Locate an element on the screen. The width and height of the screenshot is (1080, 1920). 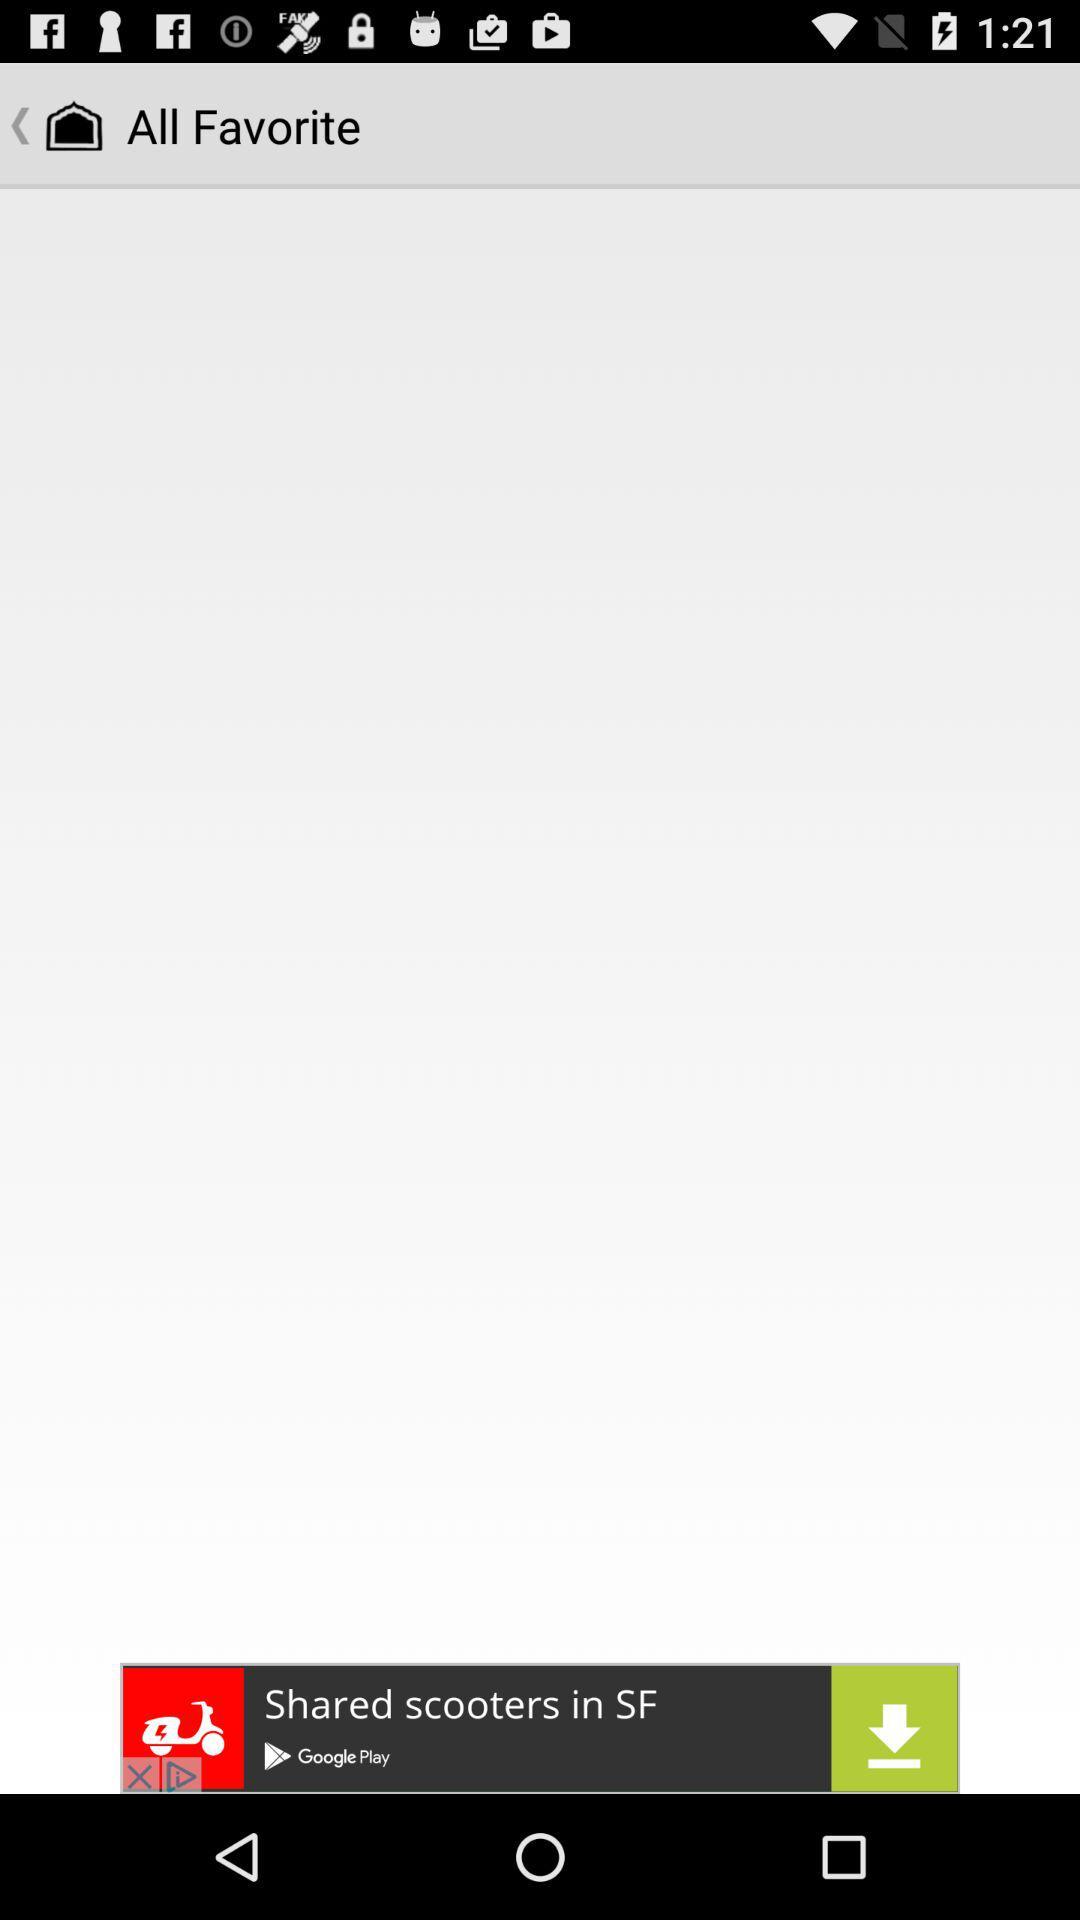
shared scooters in sf is located at coordinates (540, 1727).